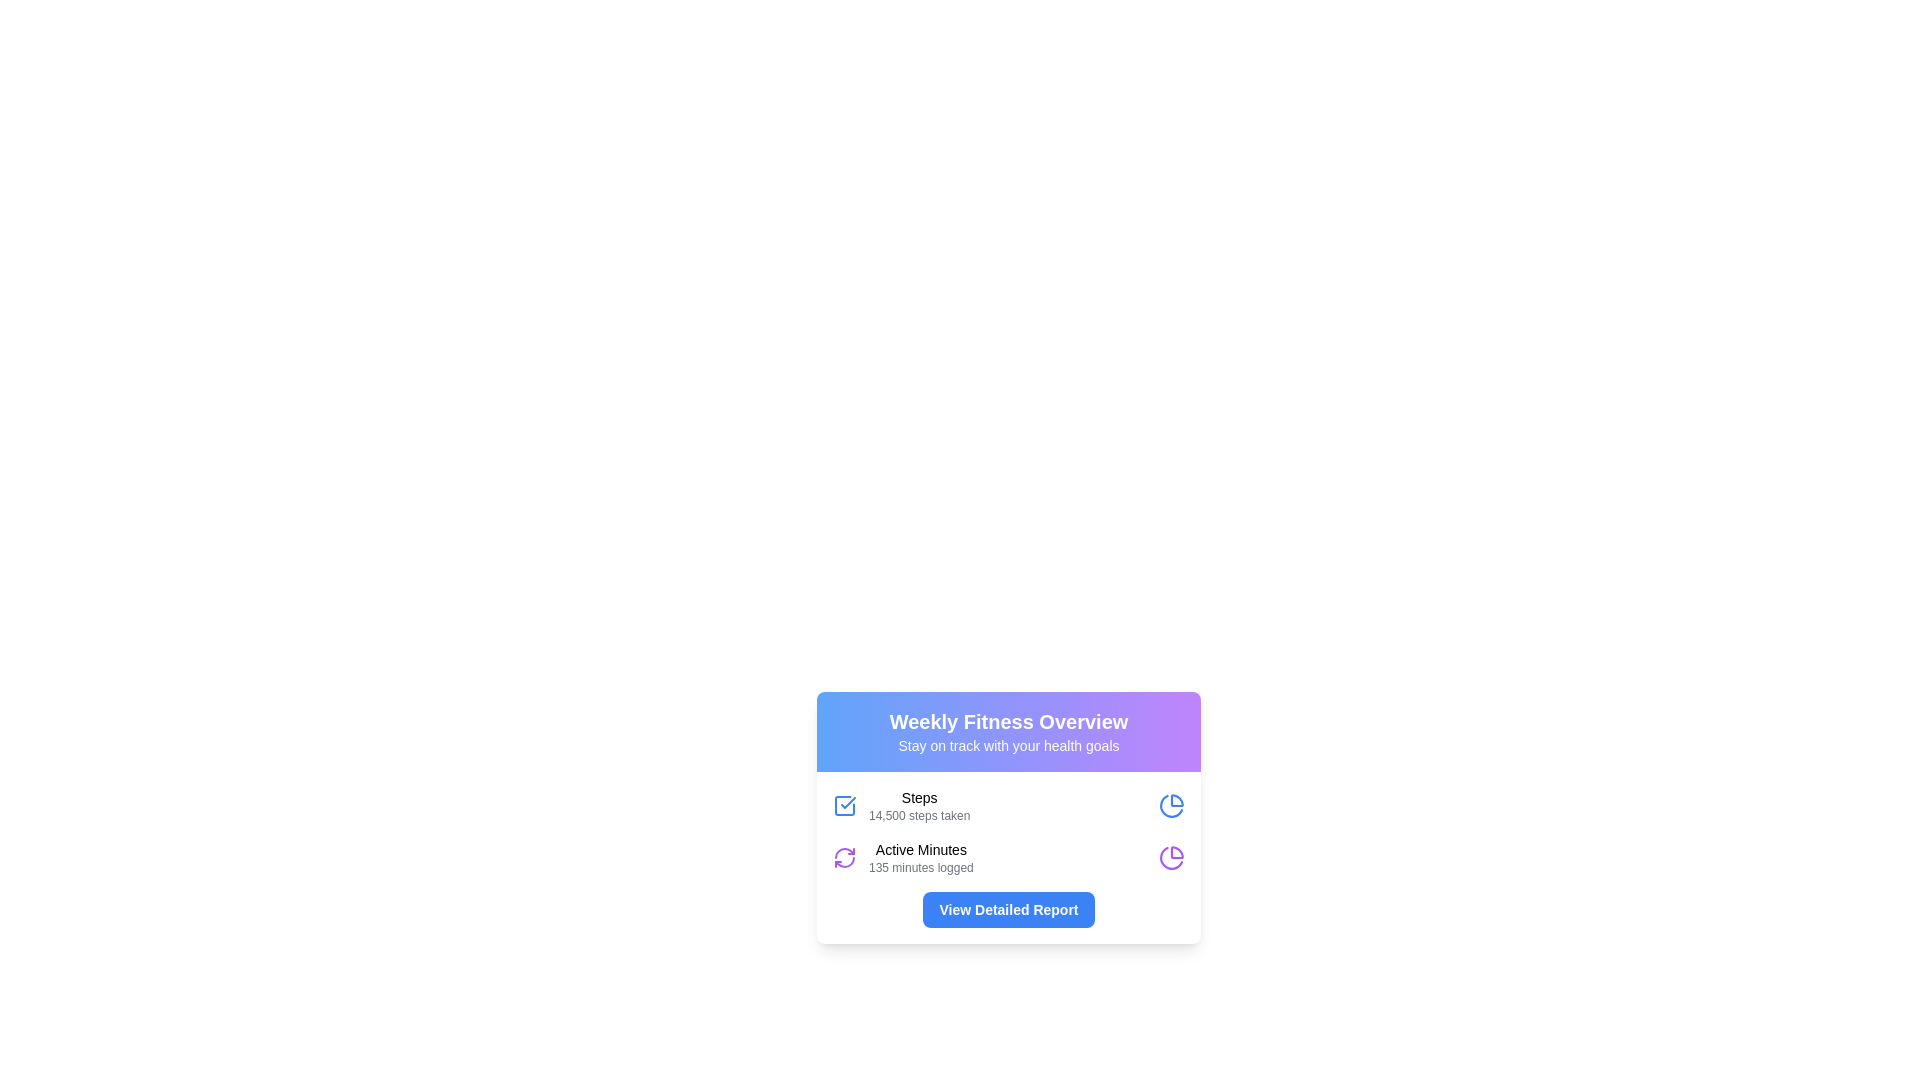 The height and width of the screenshot is (1080, 1920). What do you see at coordinates (920, 856) in the screenshot?
I see `the 'Active Minutes' text display, which shows '135 minutes logged' in a smaller font, located within a summary card interface` at bounding box center [920, 856].